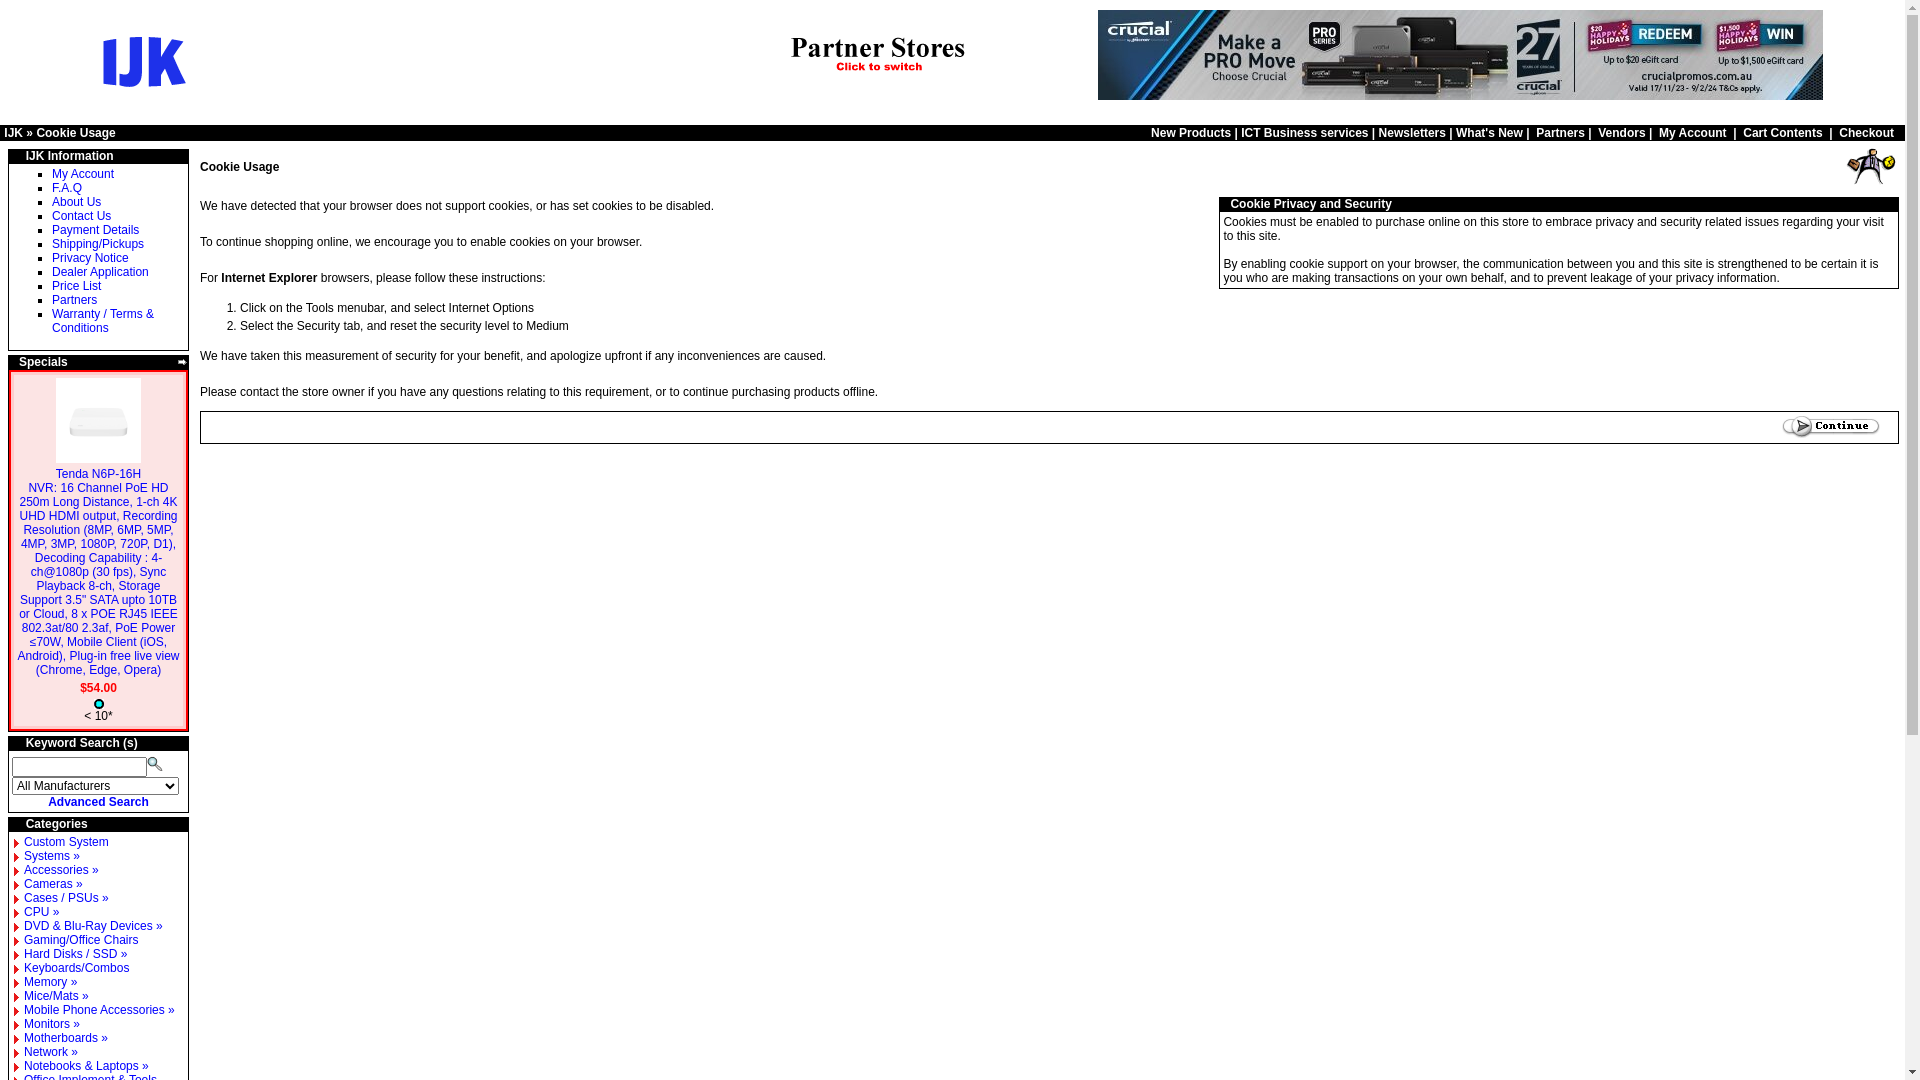  What do you see at coordinates (94, 229) in the screenshot?
I see `'Payment Details'` at bounding box center [94, 229].